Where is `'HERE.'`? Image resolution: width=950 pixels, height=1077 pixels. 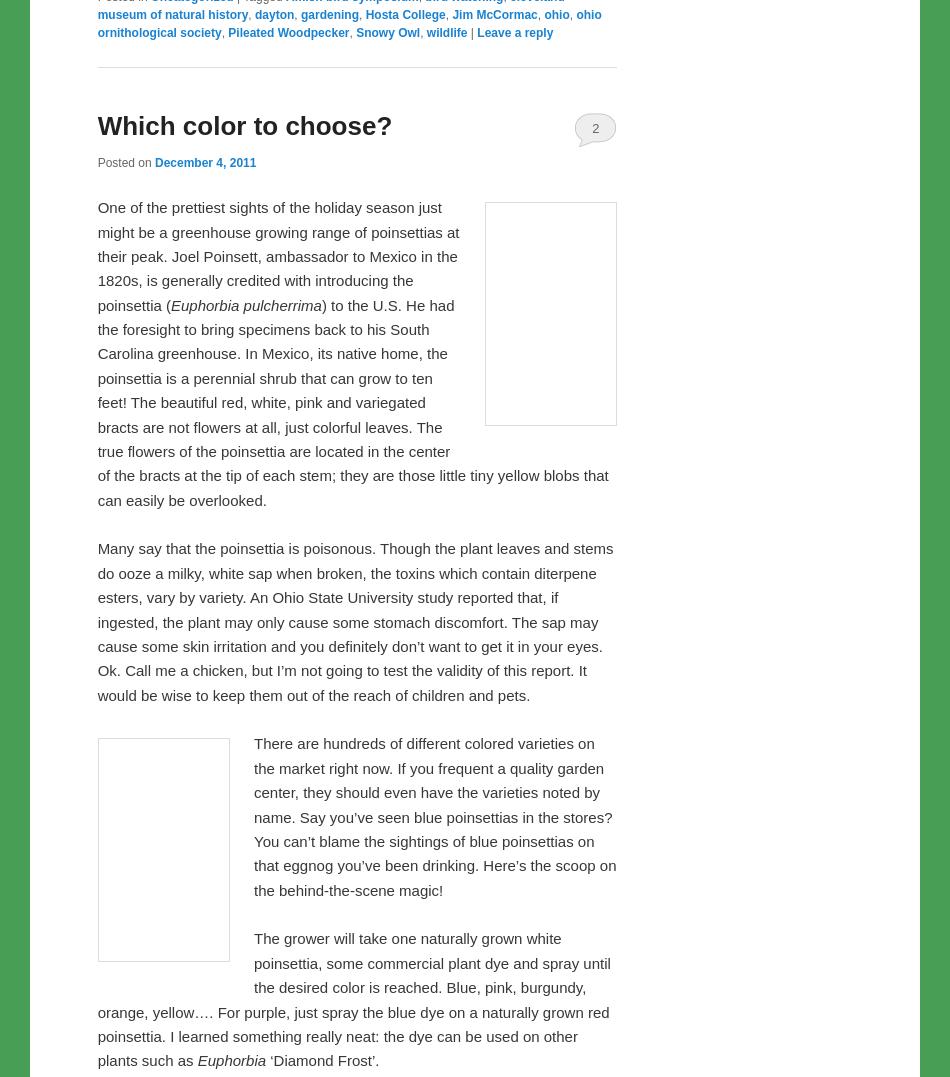
'HERE.' is located at coordinates (436, 37).